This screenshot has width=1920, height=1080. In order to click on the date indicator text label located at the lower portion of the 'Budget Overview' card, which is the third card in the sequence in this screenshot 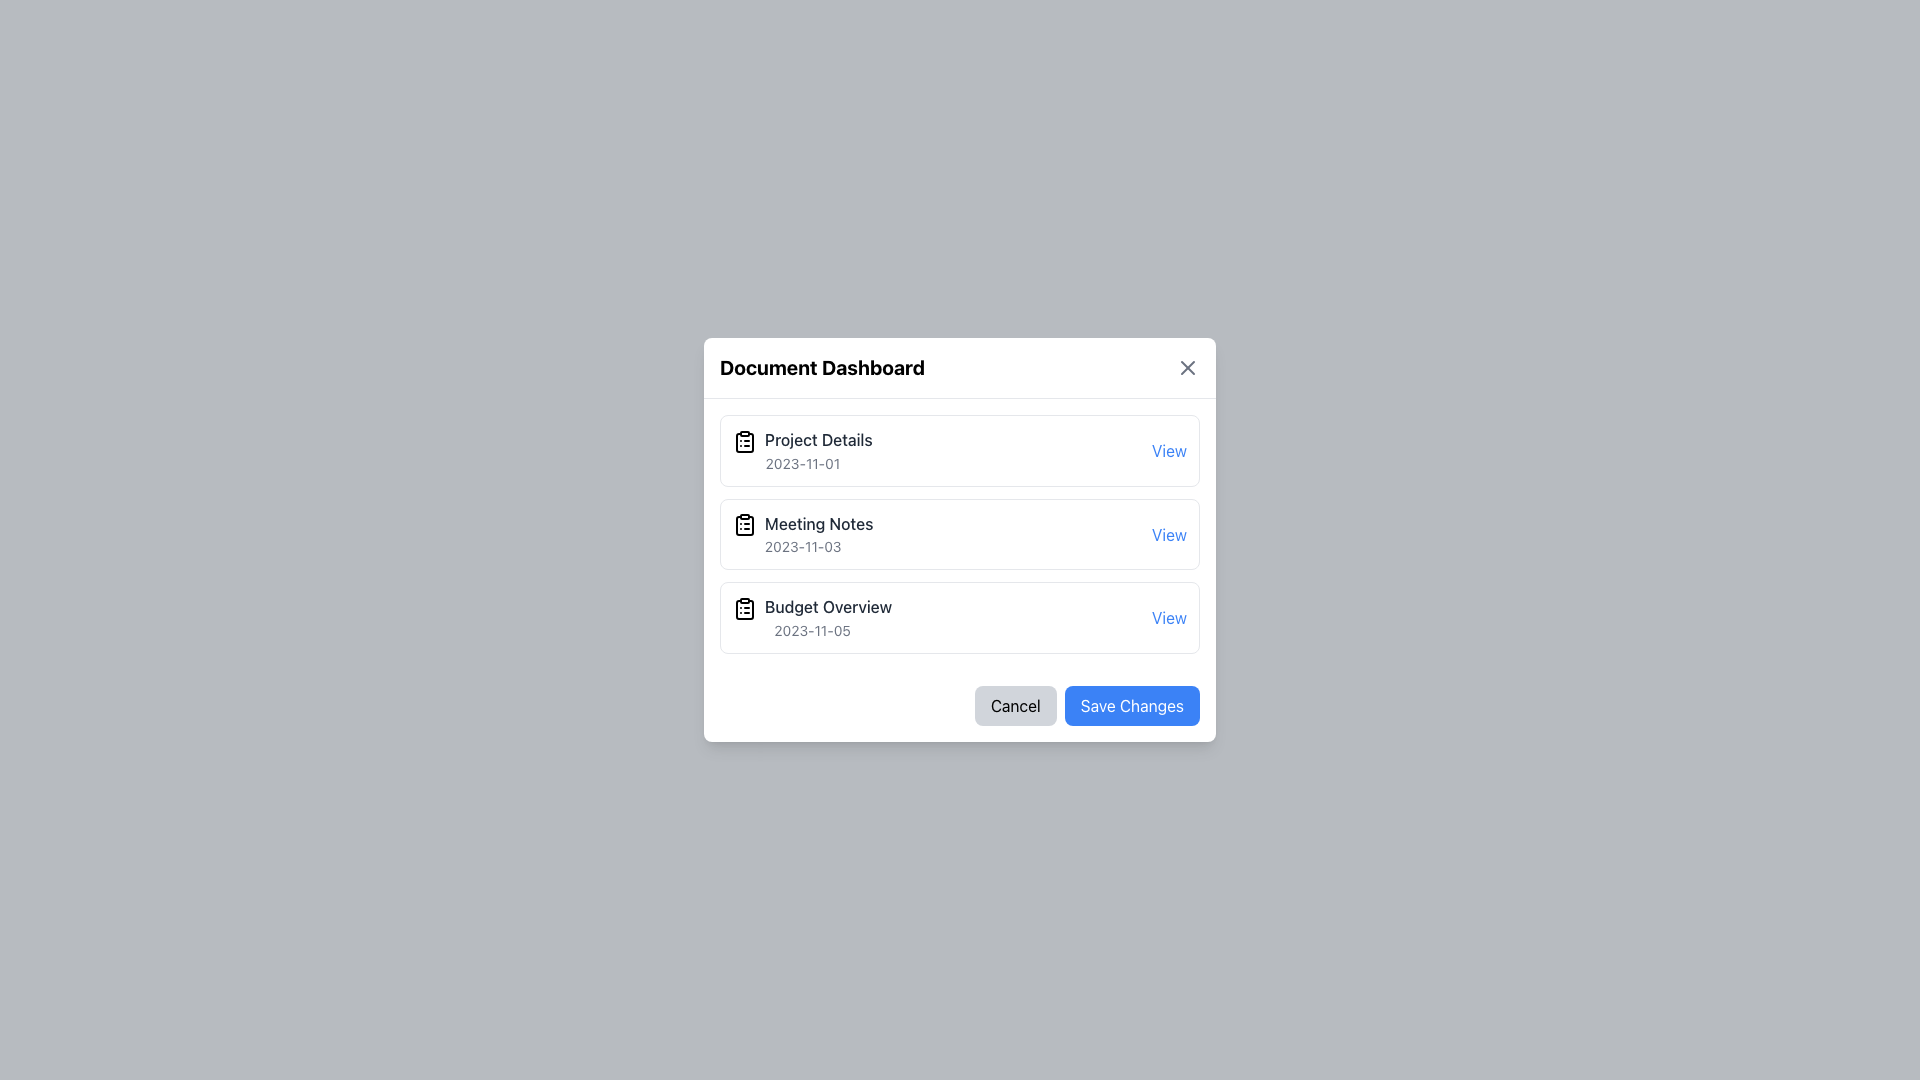, I will do `click(812, 631)`.